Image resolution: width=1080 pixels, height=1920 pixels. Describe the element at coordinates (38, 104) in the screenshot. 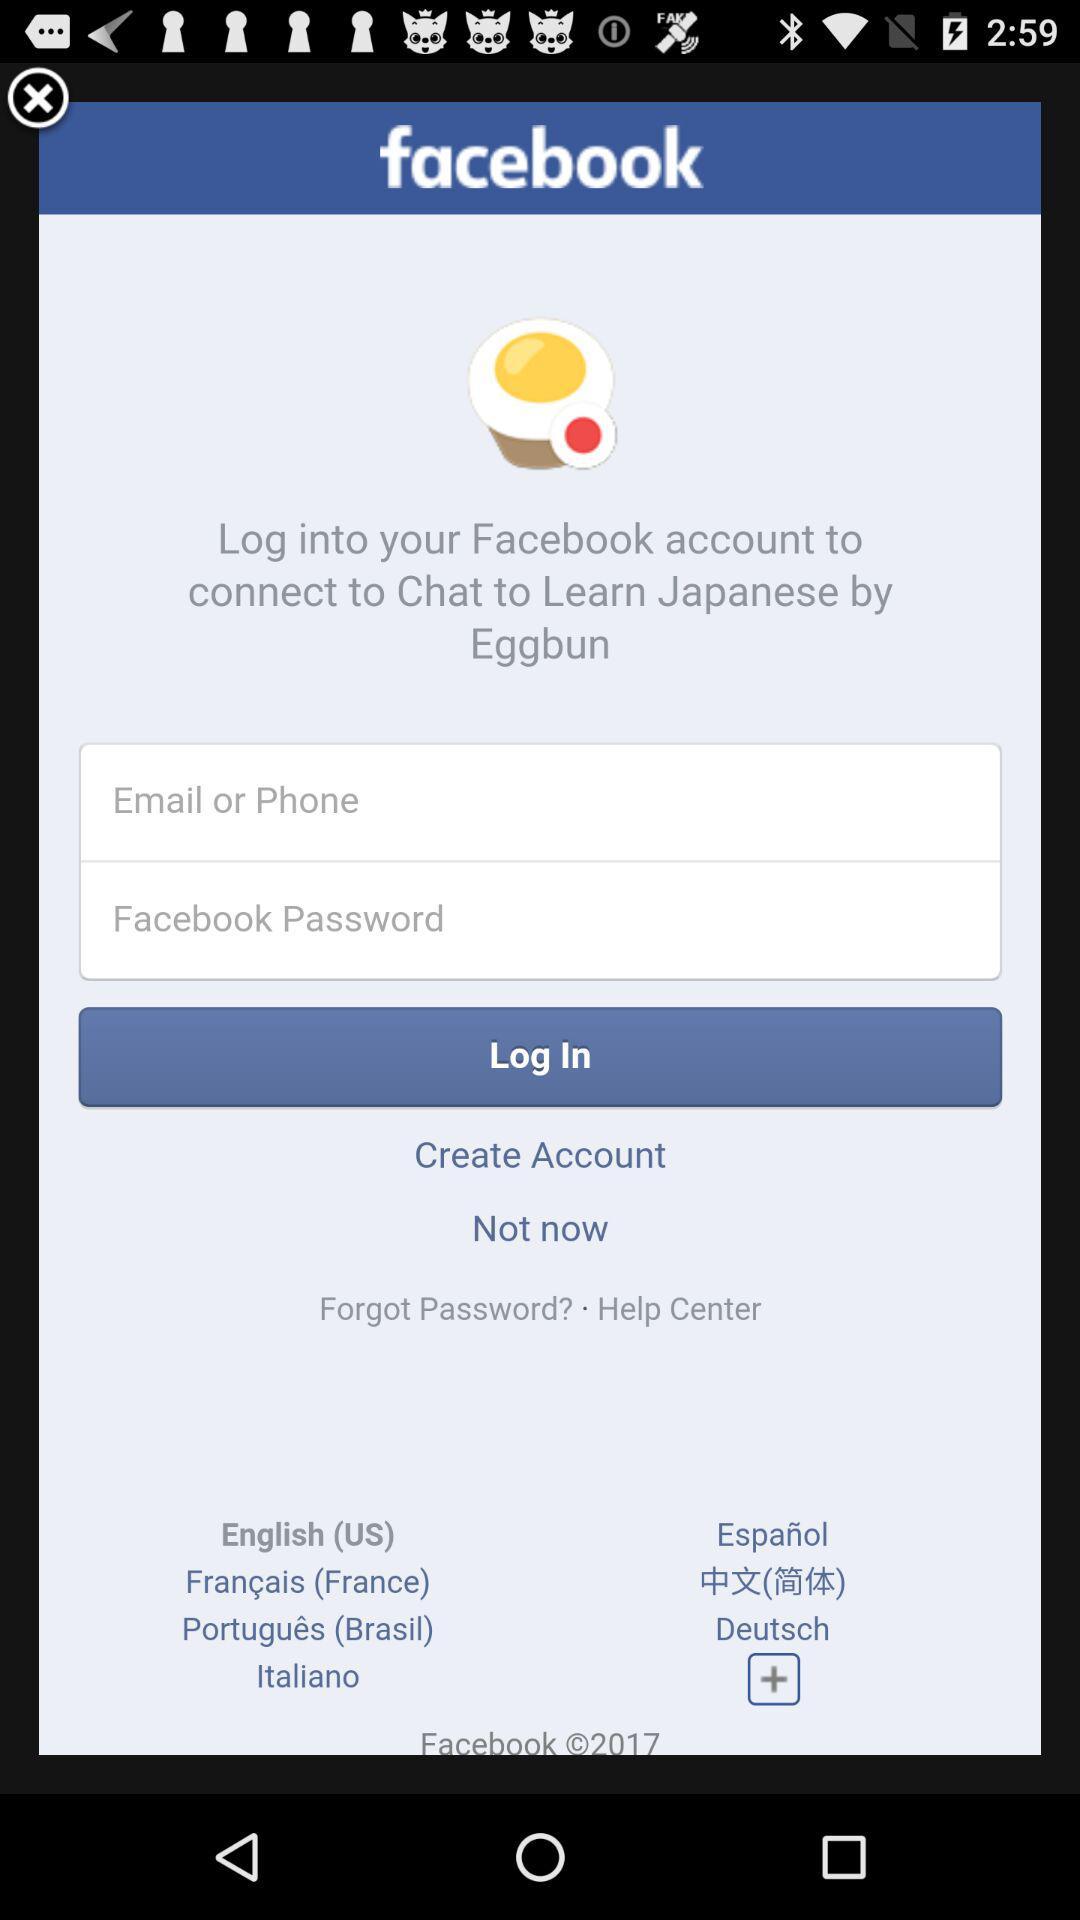

I see `the close icon` at that location.